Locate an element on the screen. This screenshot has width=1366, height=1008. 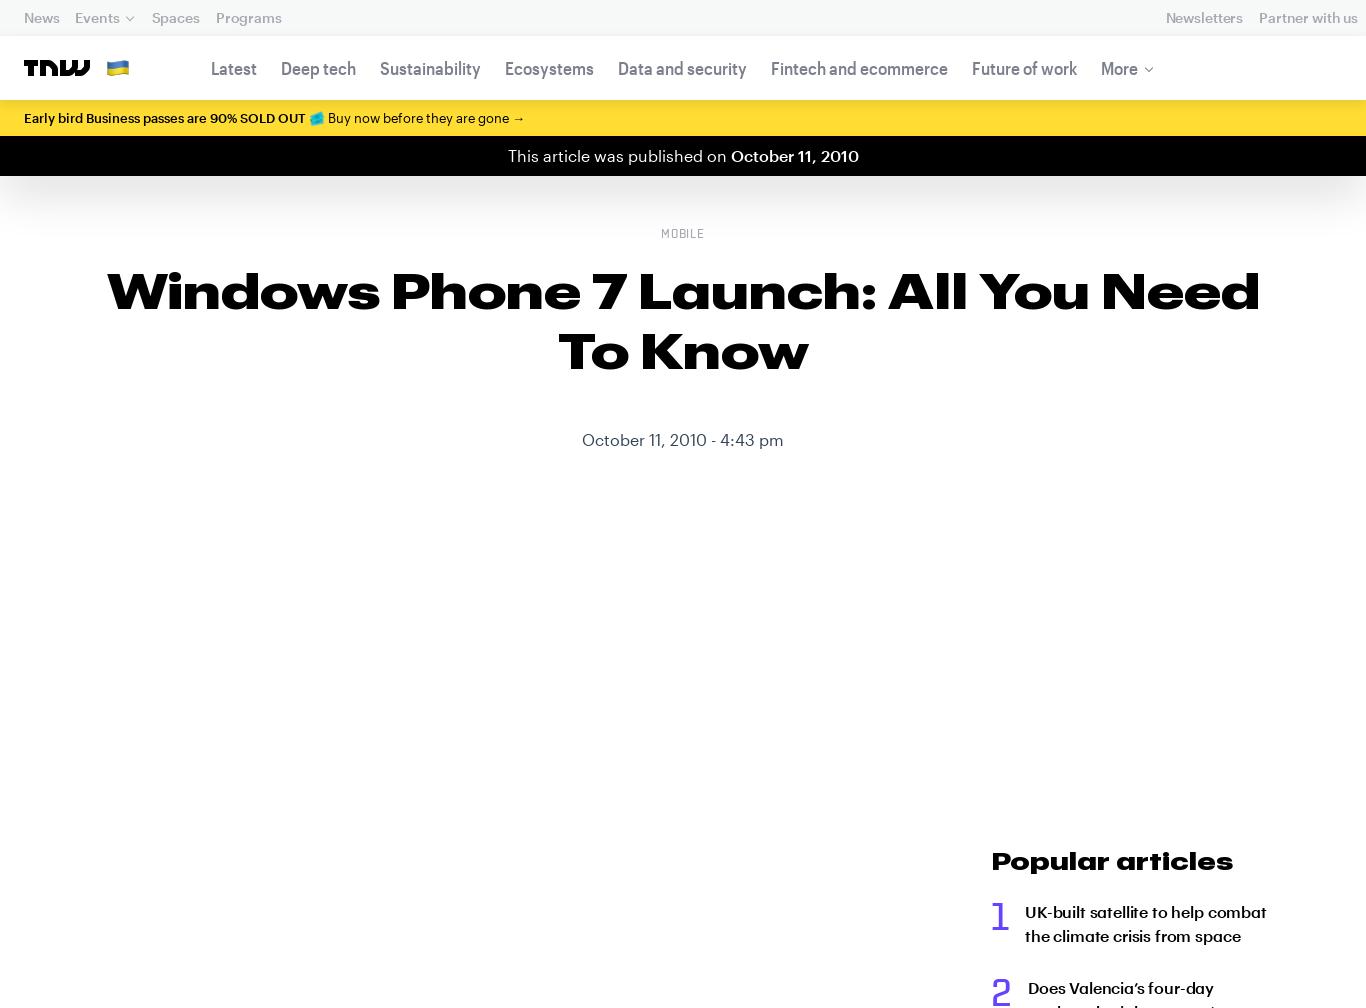
'Fintech and ecommerce' is located at coordinates (770, 68).